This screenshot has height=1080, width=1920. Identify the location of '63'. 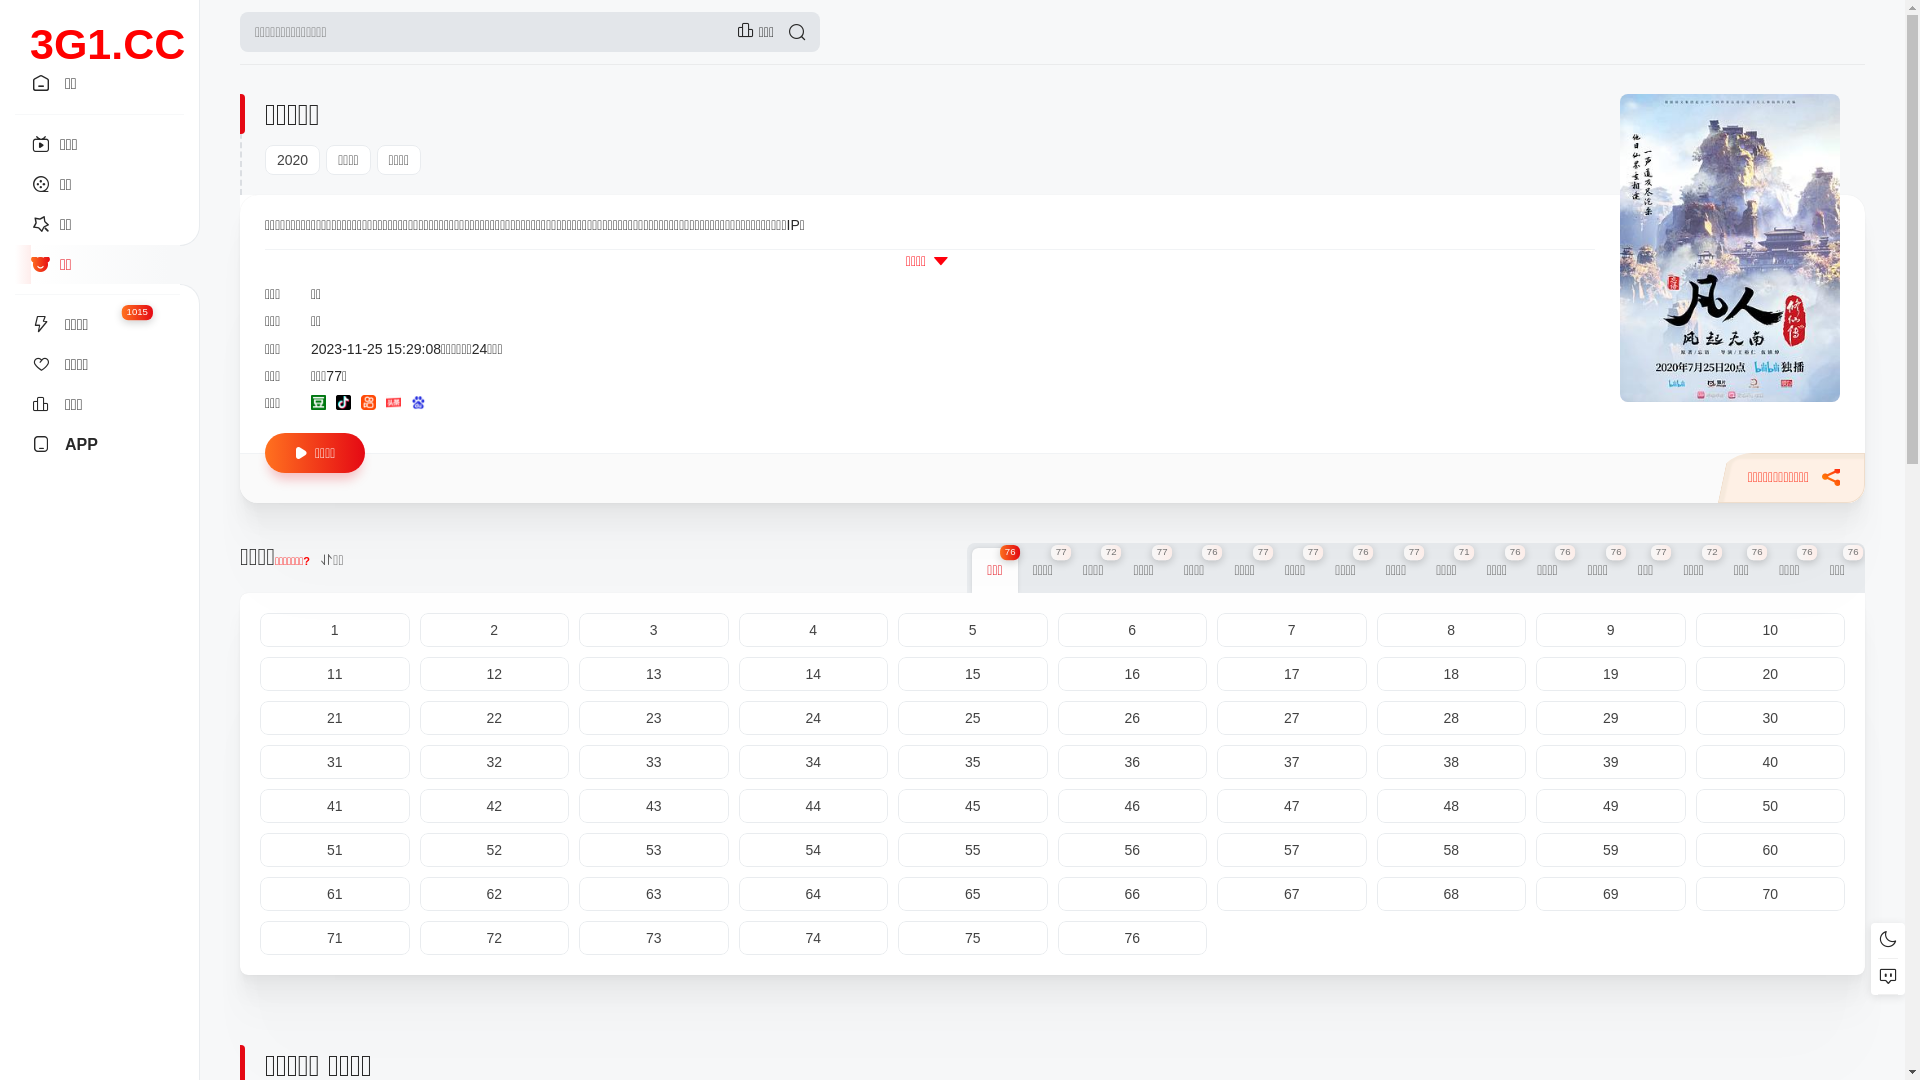
(653, 893).